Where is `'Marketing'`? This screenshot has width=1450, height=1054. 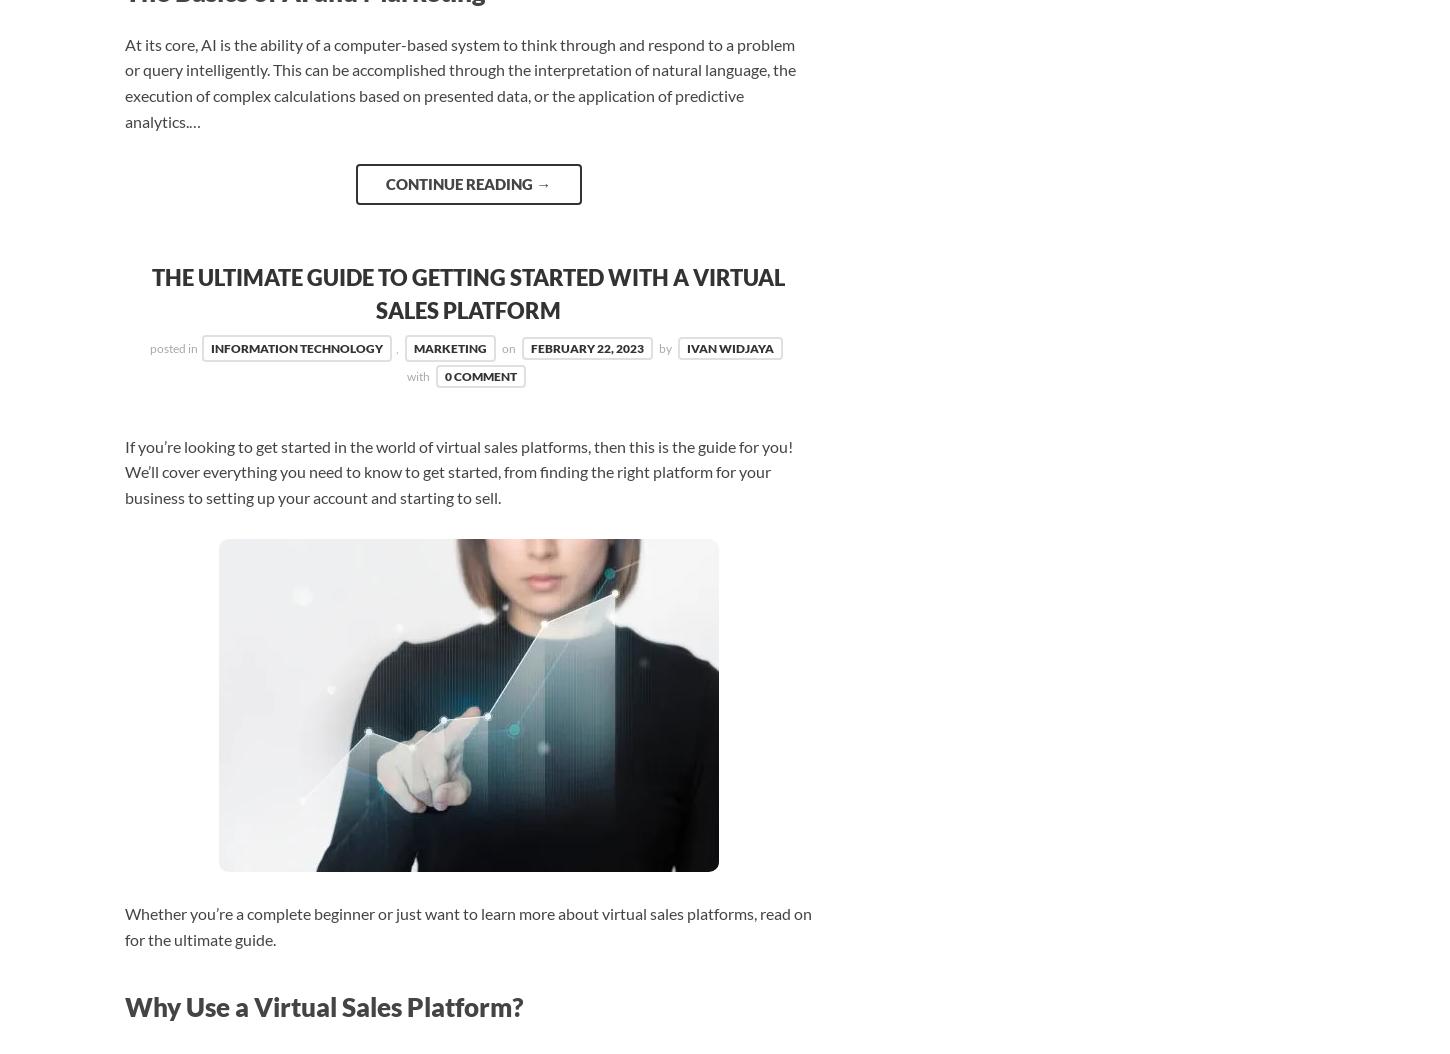
'Marketing' is located at coordinates (449, 348).